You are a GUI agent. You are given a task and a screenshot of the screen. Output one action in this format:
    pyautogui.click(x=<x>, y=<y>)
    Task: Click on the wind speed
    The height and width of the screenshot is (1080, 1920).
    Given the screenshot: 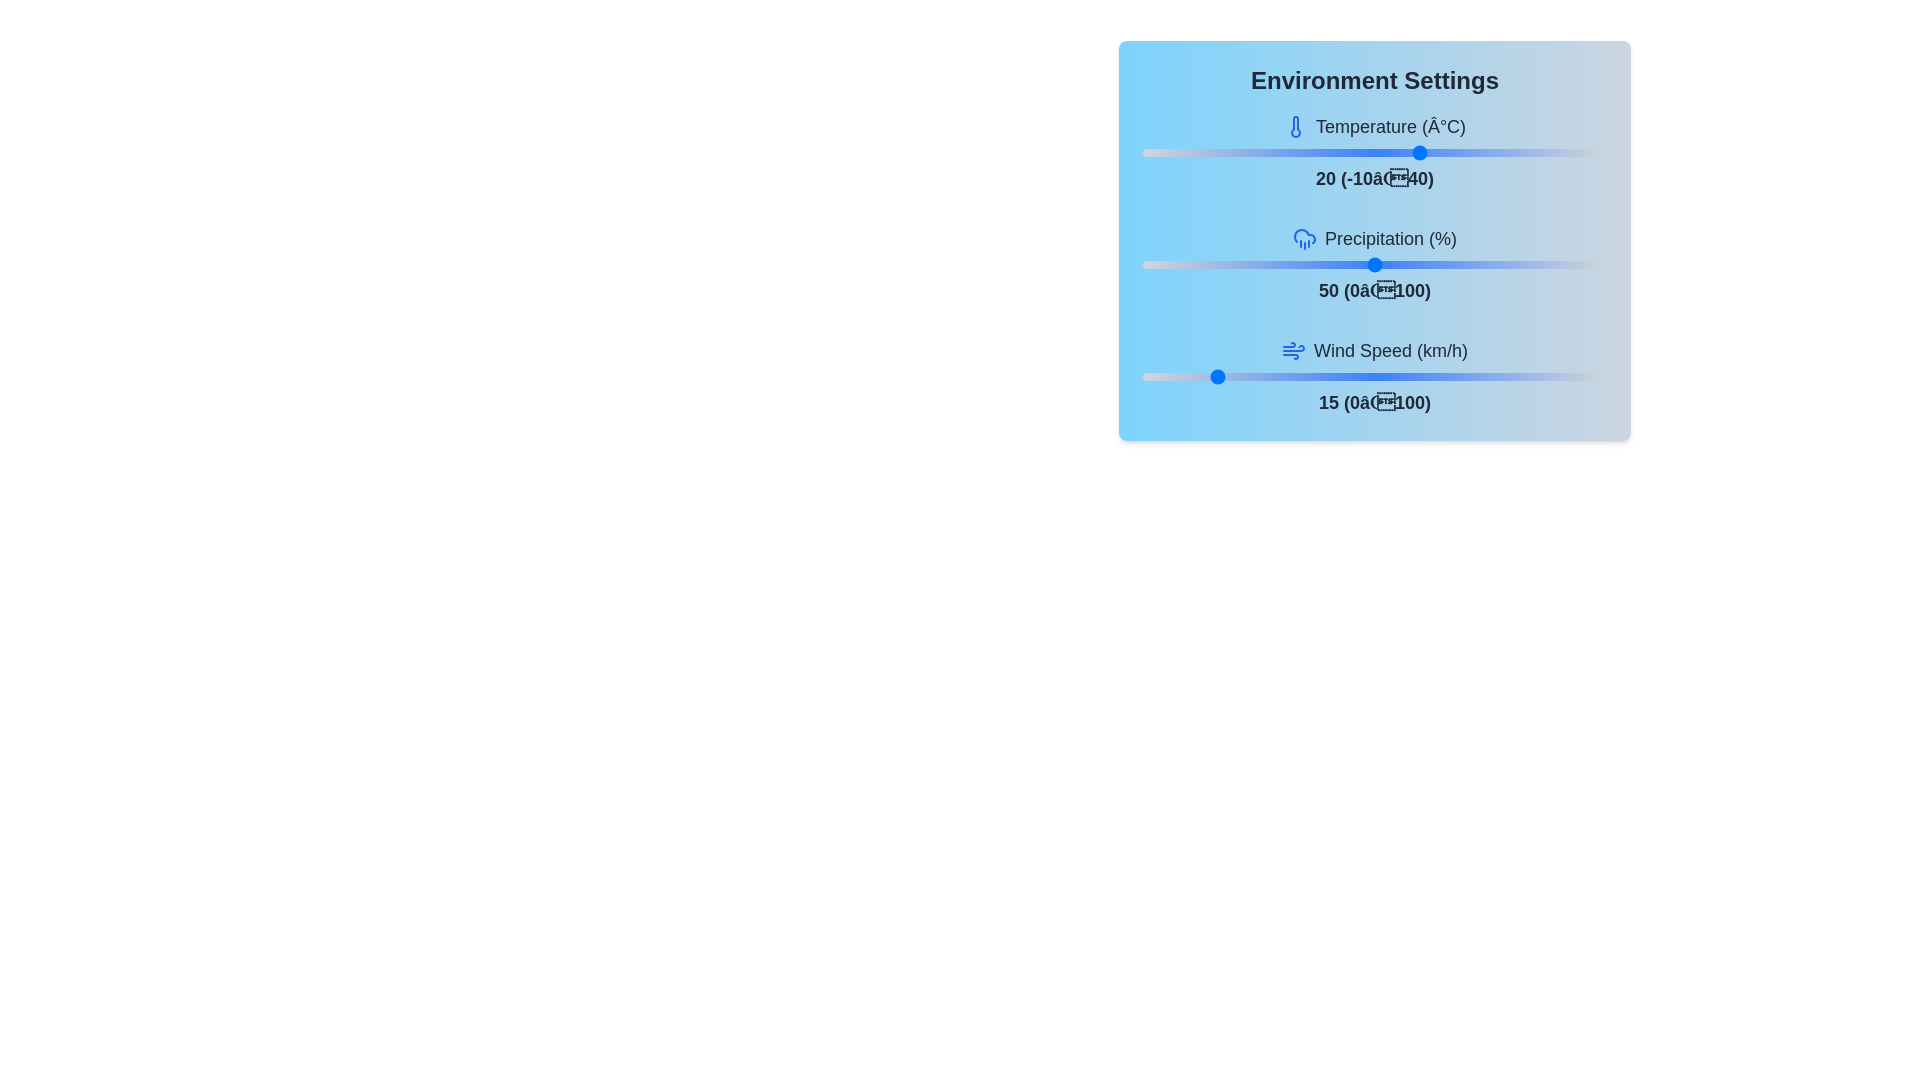 What is the action you would take?
    pyautogui.click(x=1147, y=377)
    